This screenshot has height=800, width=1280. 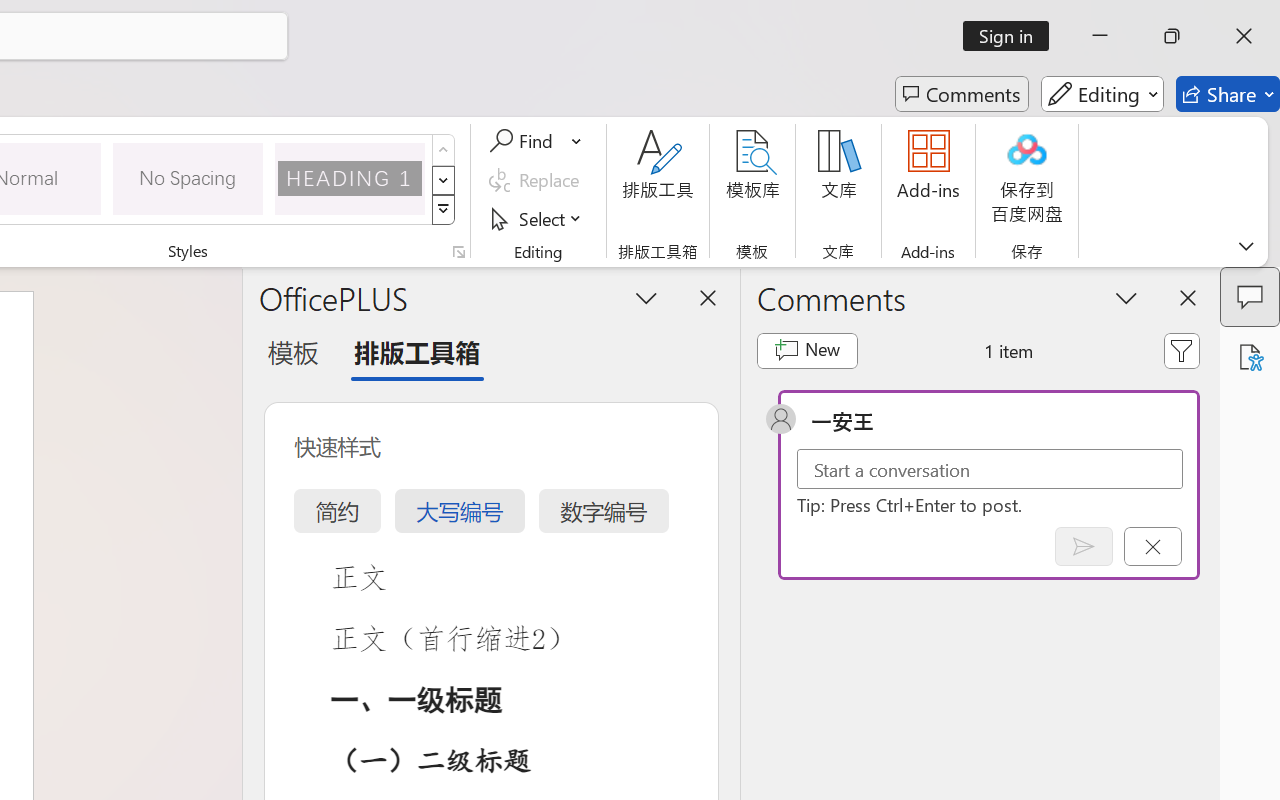 I want to click on 'Sign in', so click(x=1013, y=35).